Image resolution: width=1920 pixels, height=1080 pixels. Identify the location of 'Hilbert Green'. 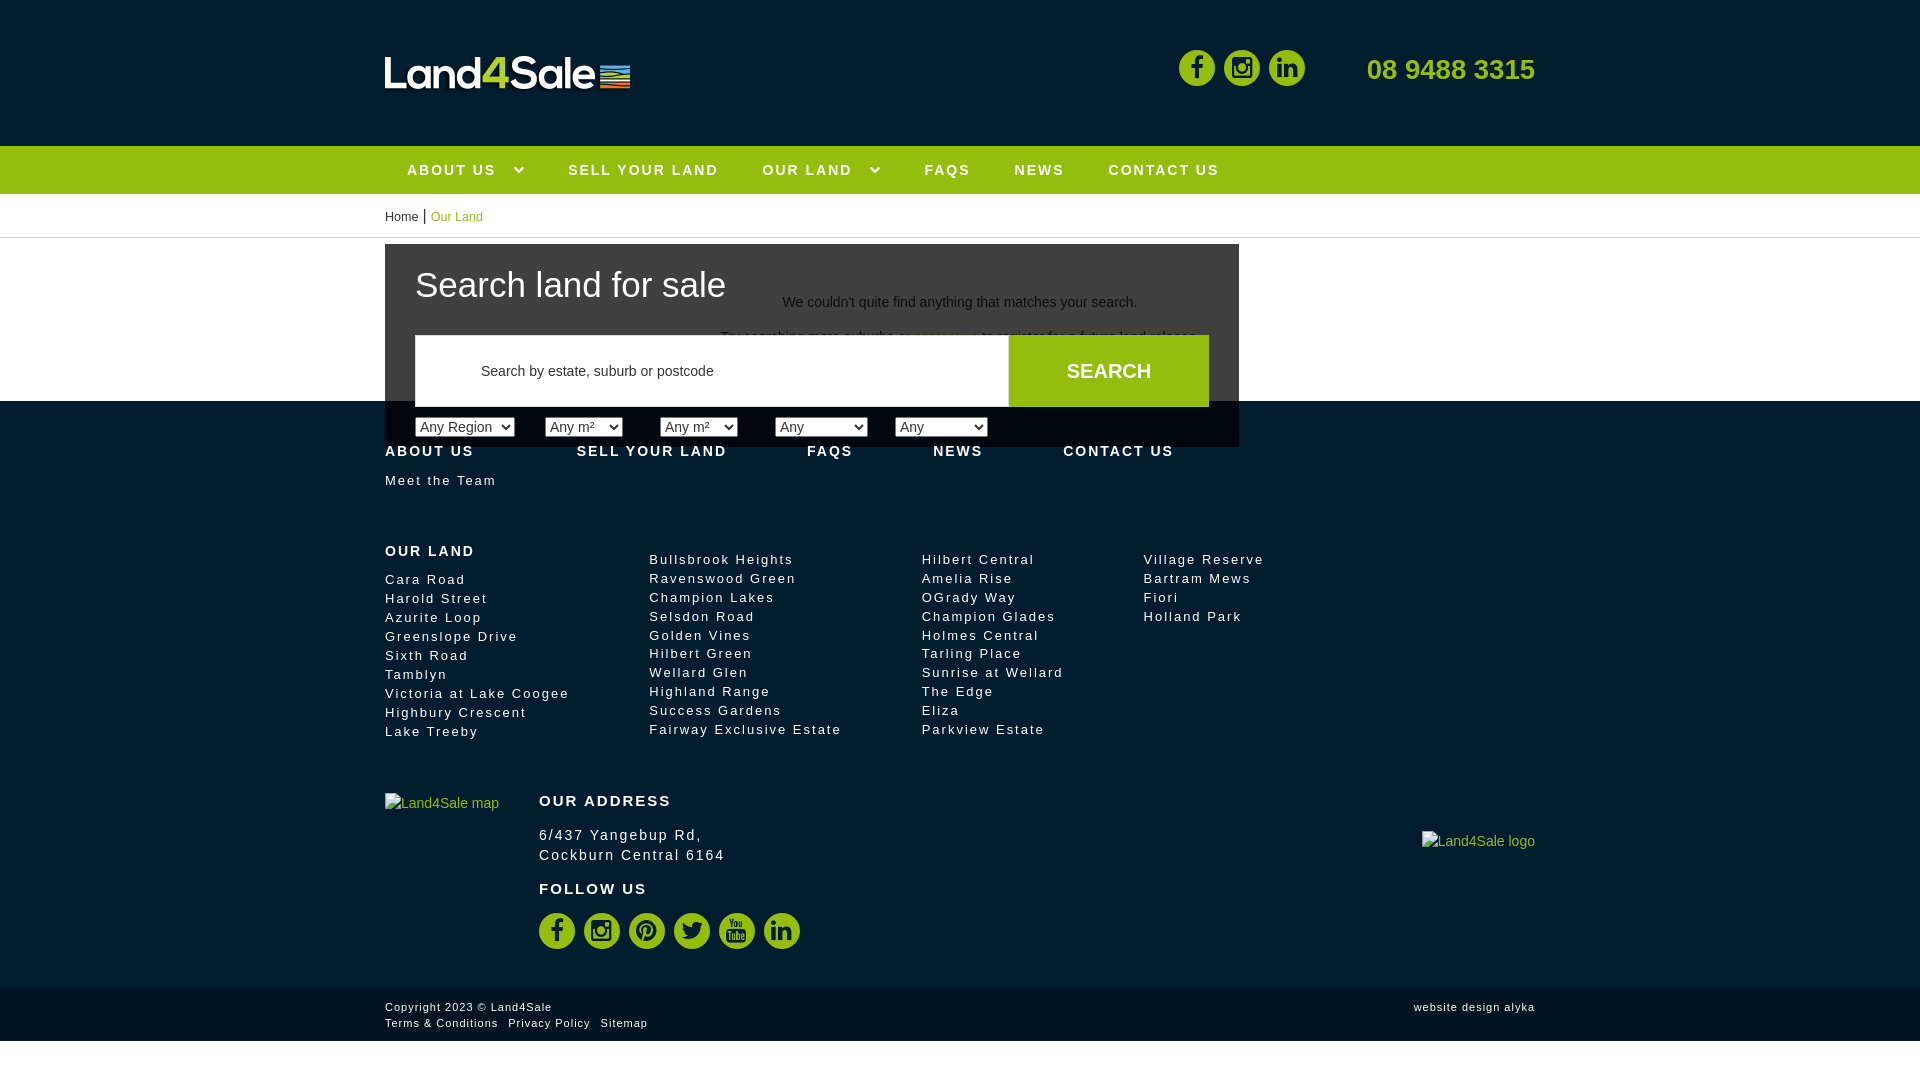
(700, 653).